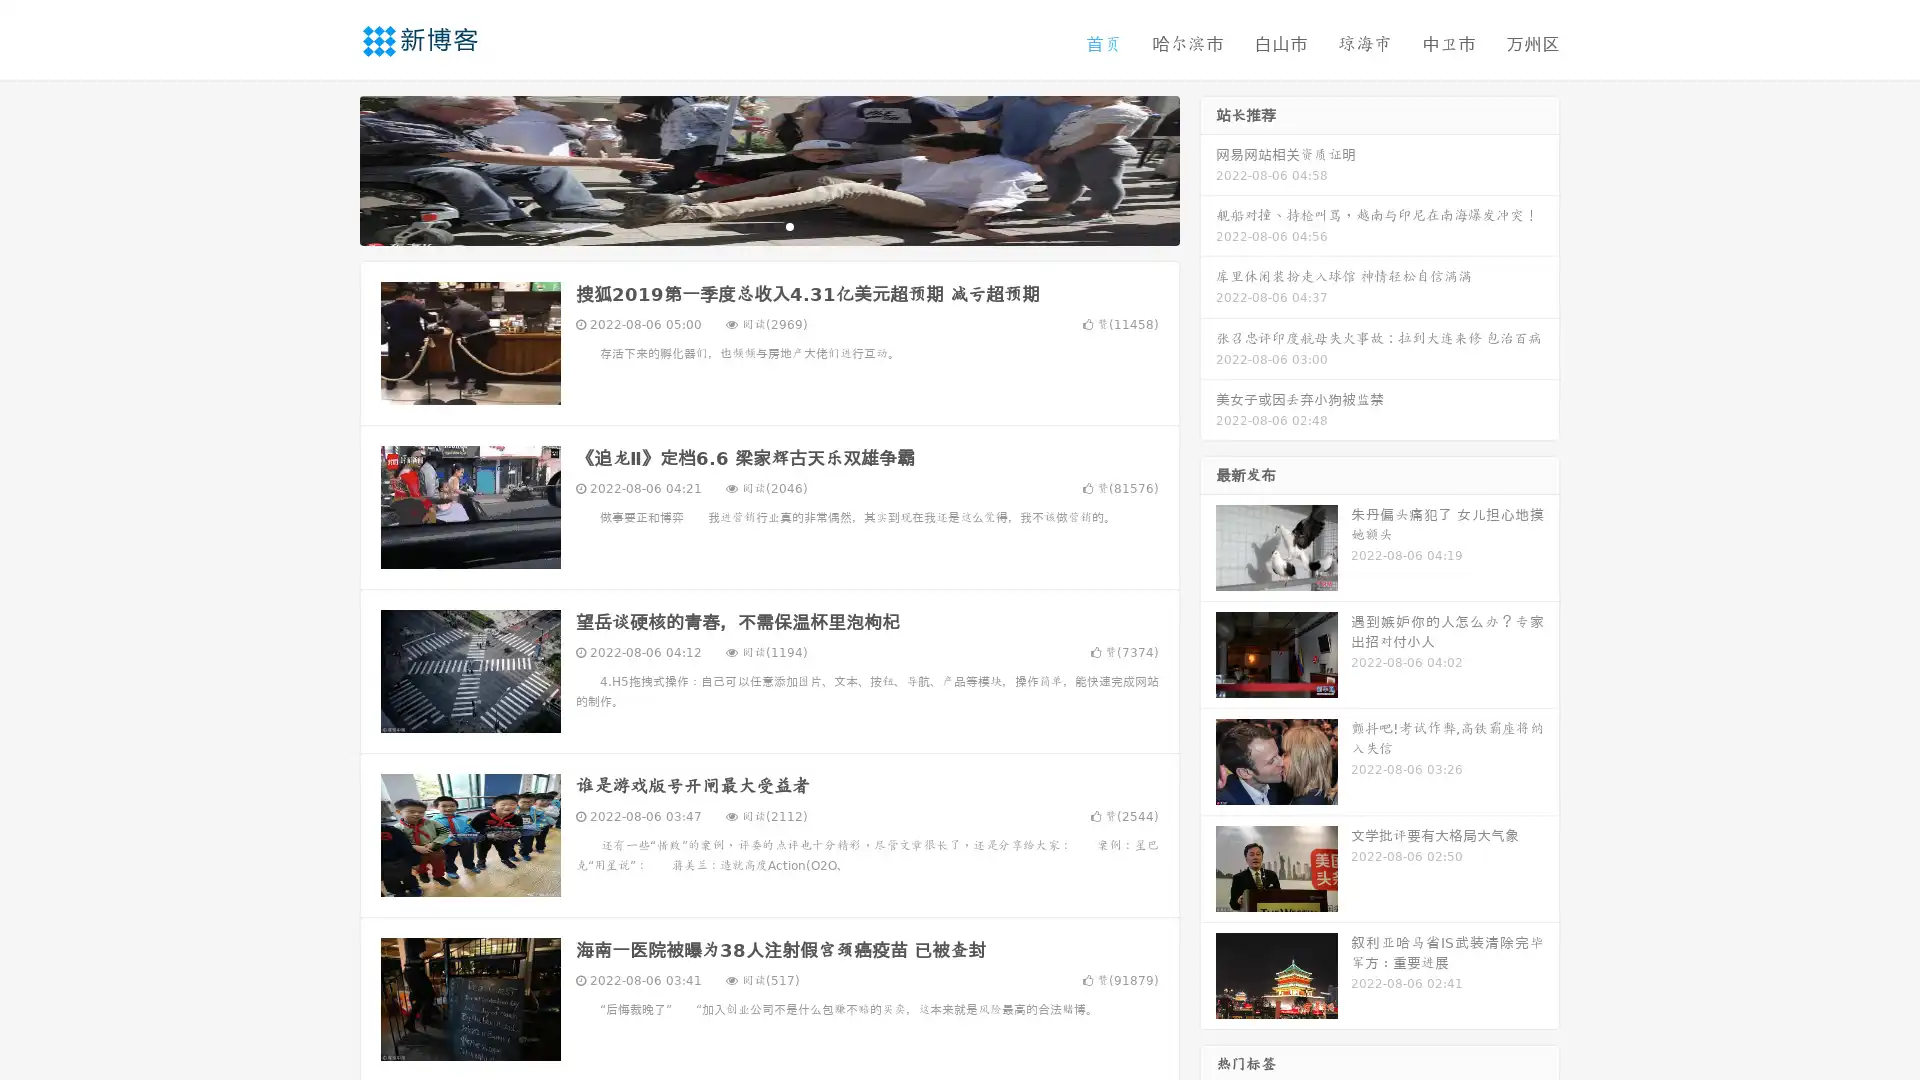 The width and height of the screenshot is (1920, 1080). I want to click on Go to slide 2, so click(768, 225).